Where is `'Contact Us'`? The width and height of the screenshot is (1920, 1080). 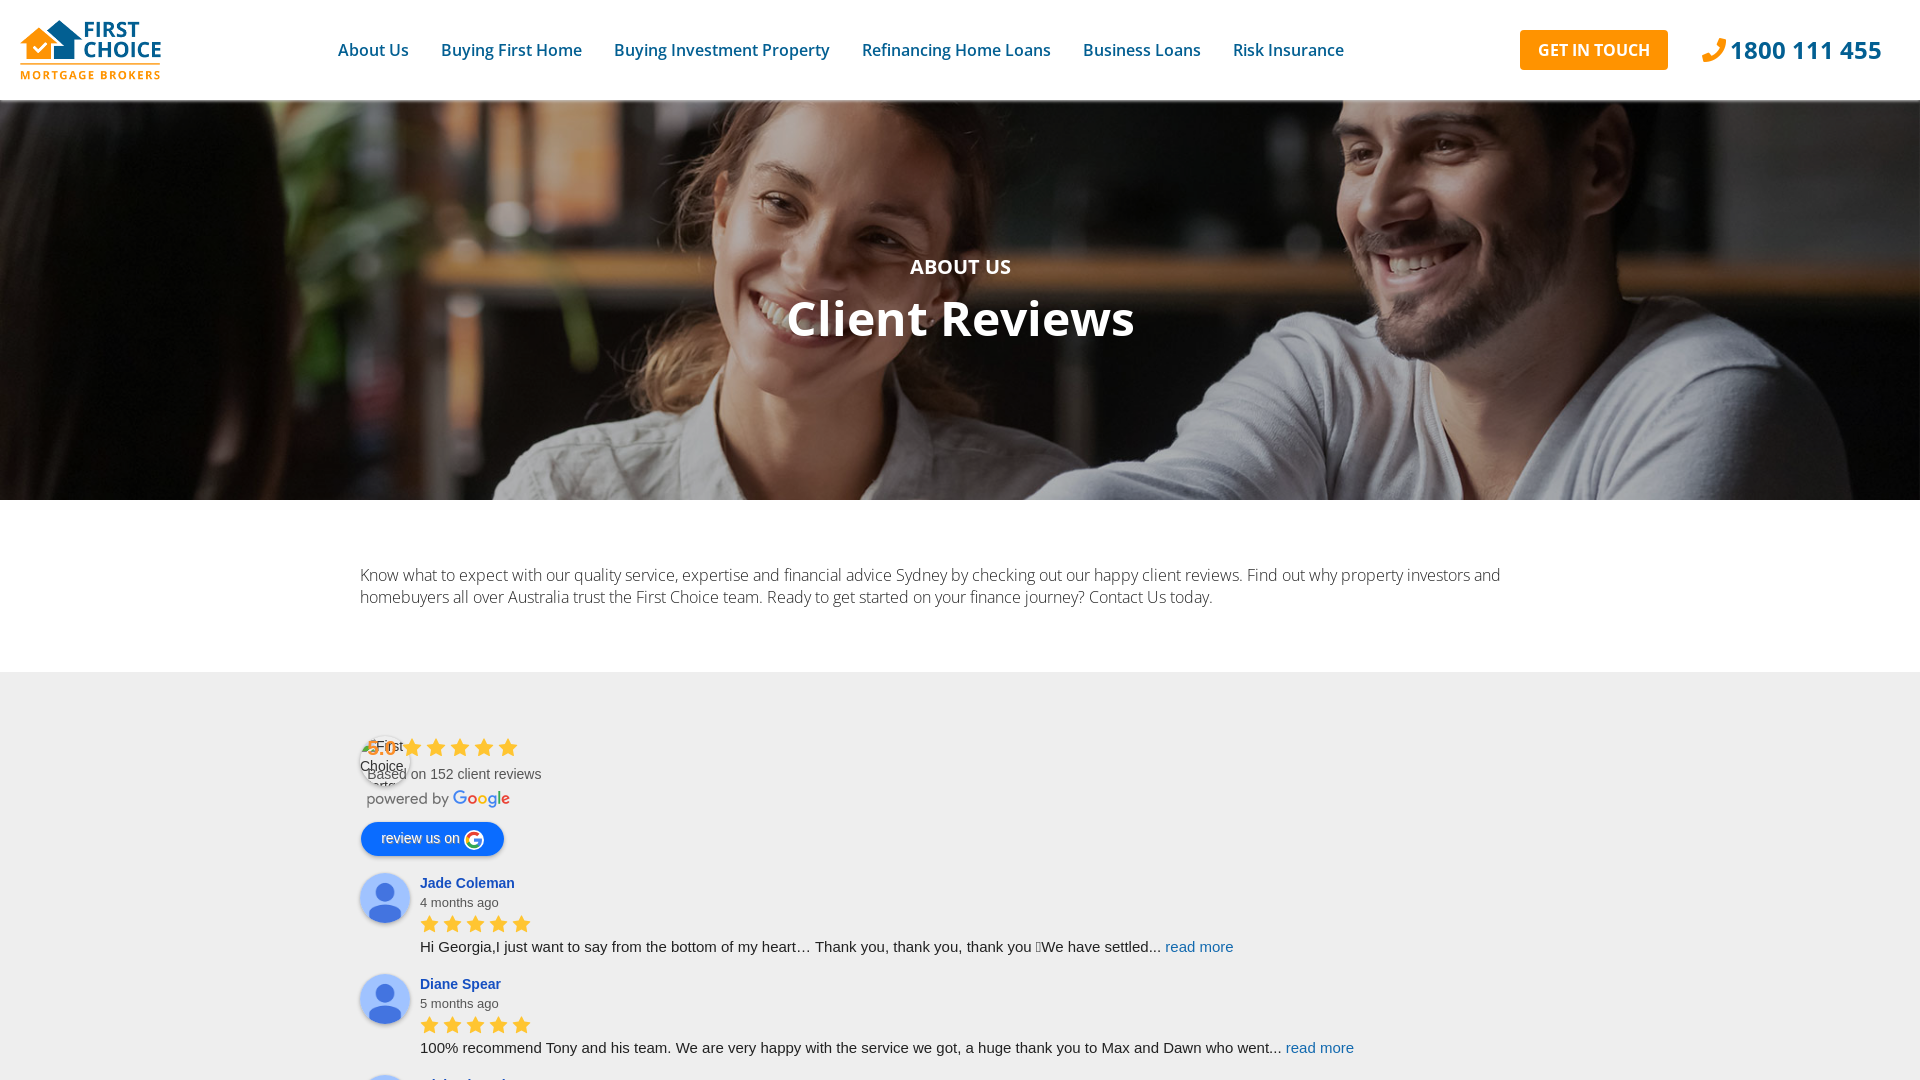 'Contact Us' is located at coordinates (1088, 596).